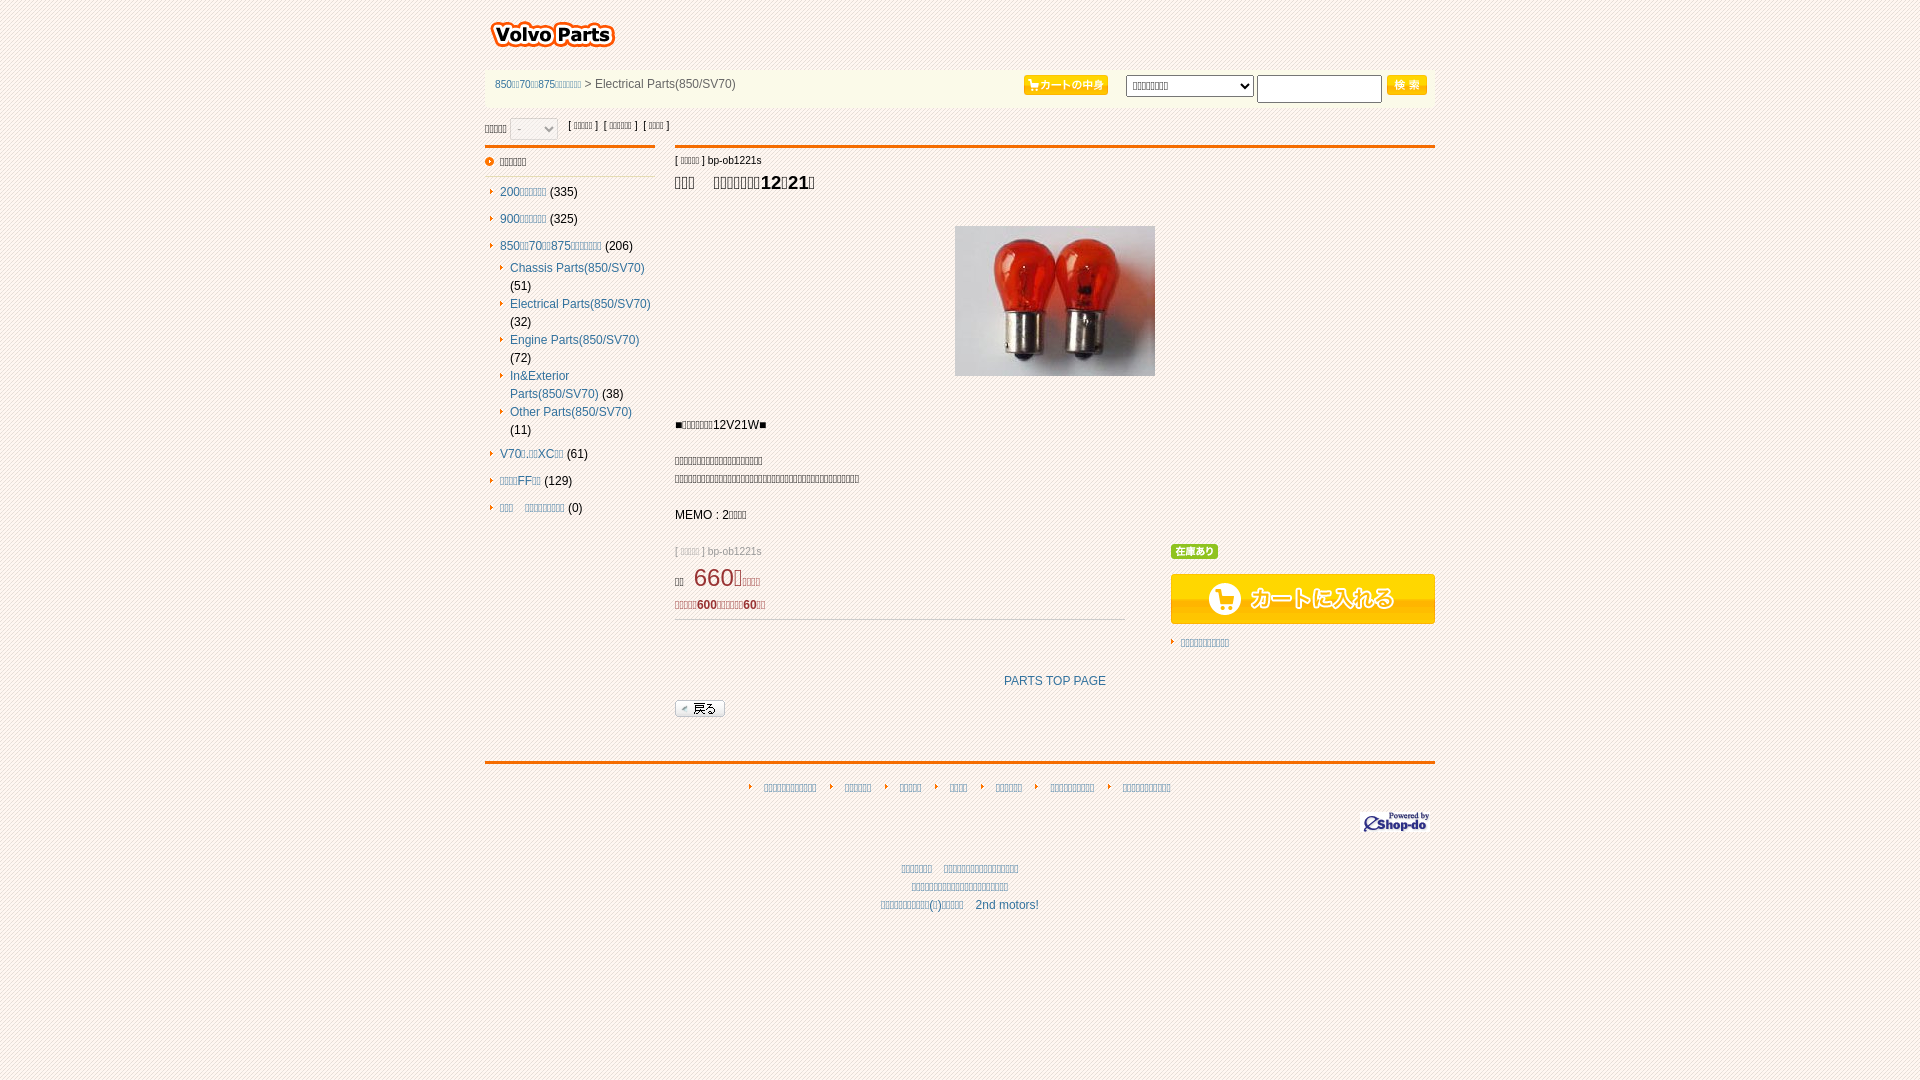 The image size is (1920, 1080). What do you see at coordinates (1054, 680) in the screenshot?
I see `'PARTS TOP PAGE'` at bounding box center [1054, 680].